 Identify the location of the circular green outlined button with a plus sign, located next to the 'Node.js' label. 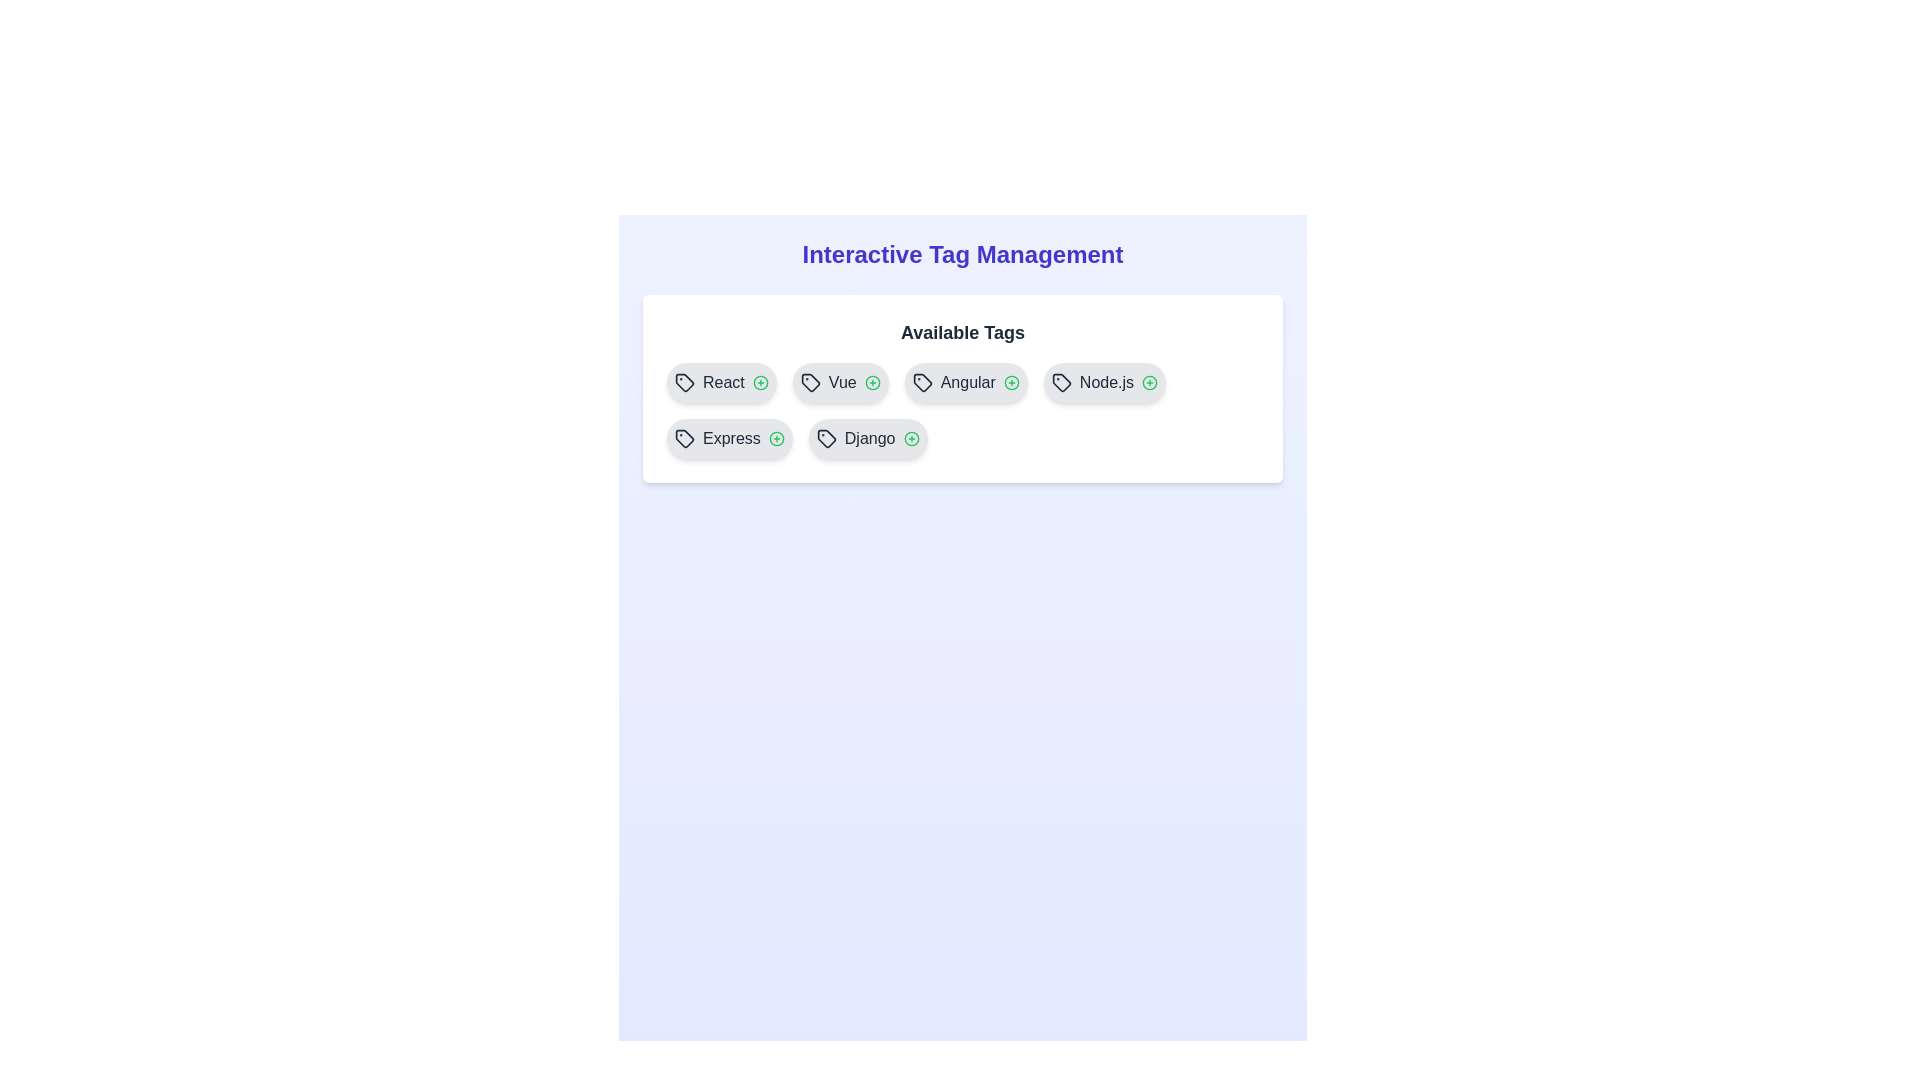
(1150, 382).